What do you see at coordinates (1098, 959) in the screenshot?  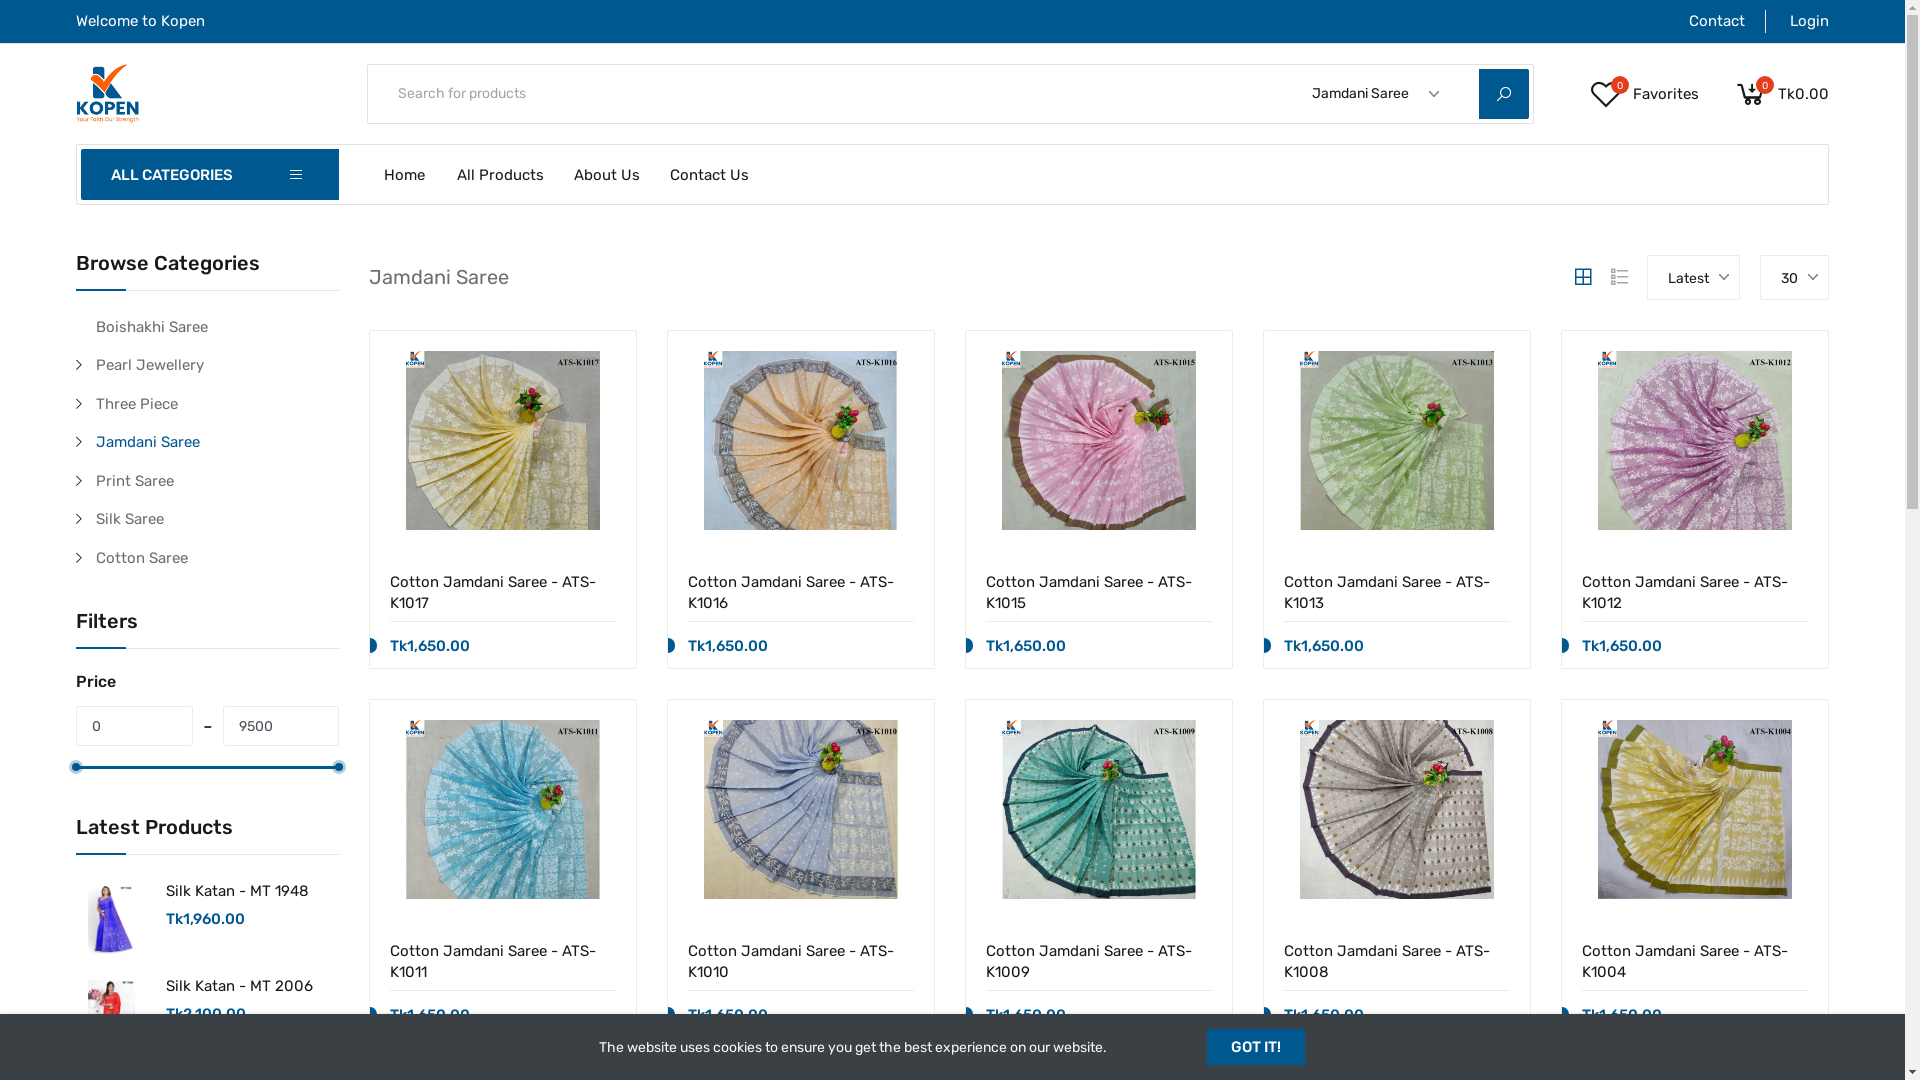 I see `'Cotton Jamdani Saree - ATS-K1009'` at bounding box center [1098, 959].